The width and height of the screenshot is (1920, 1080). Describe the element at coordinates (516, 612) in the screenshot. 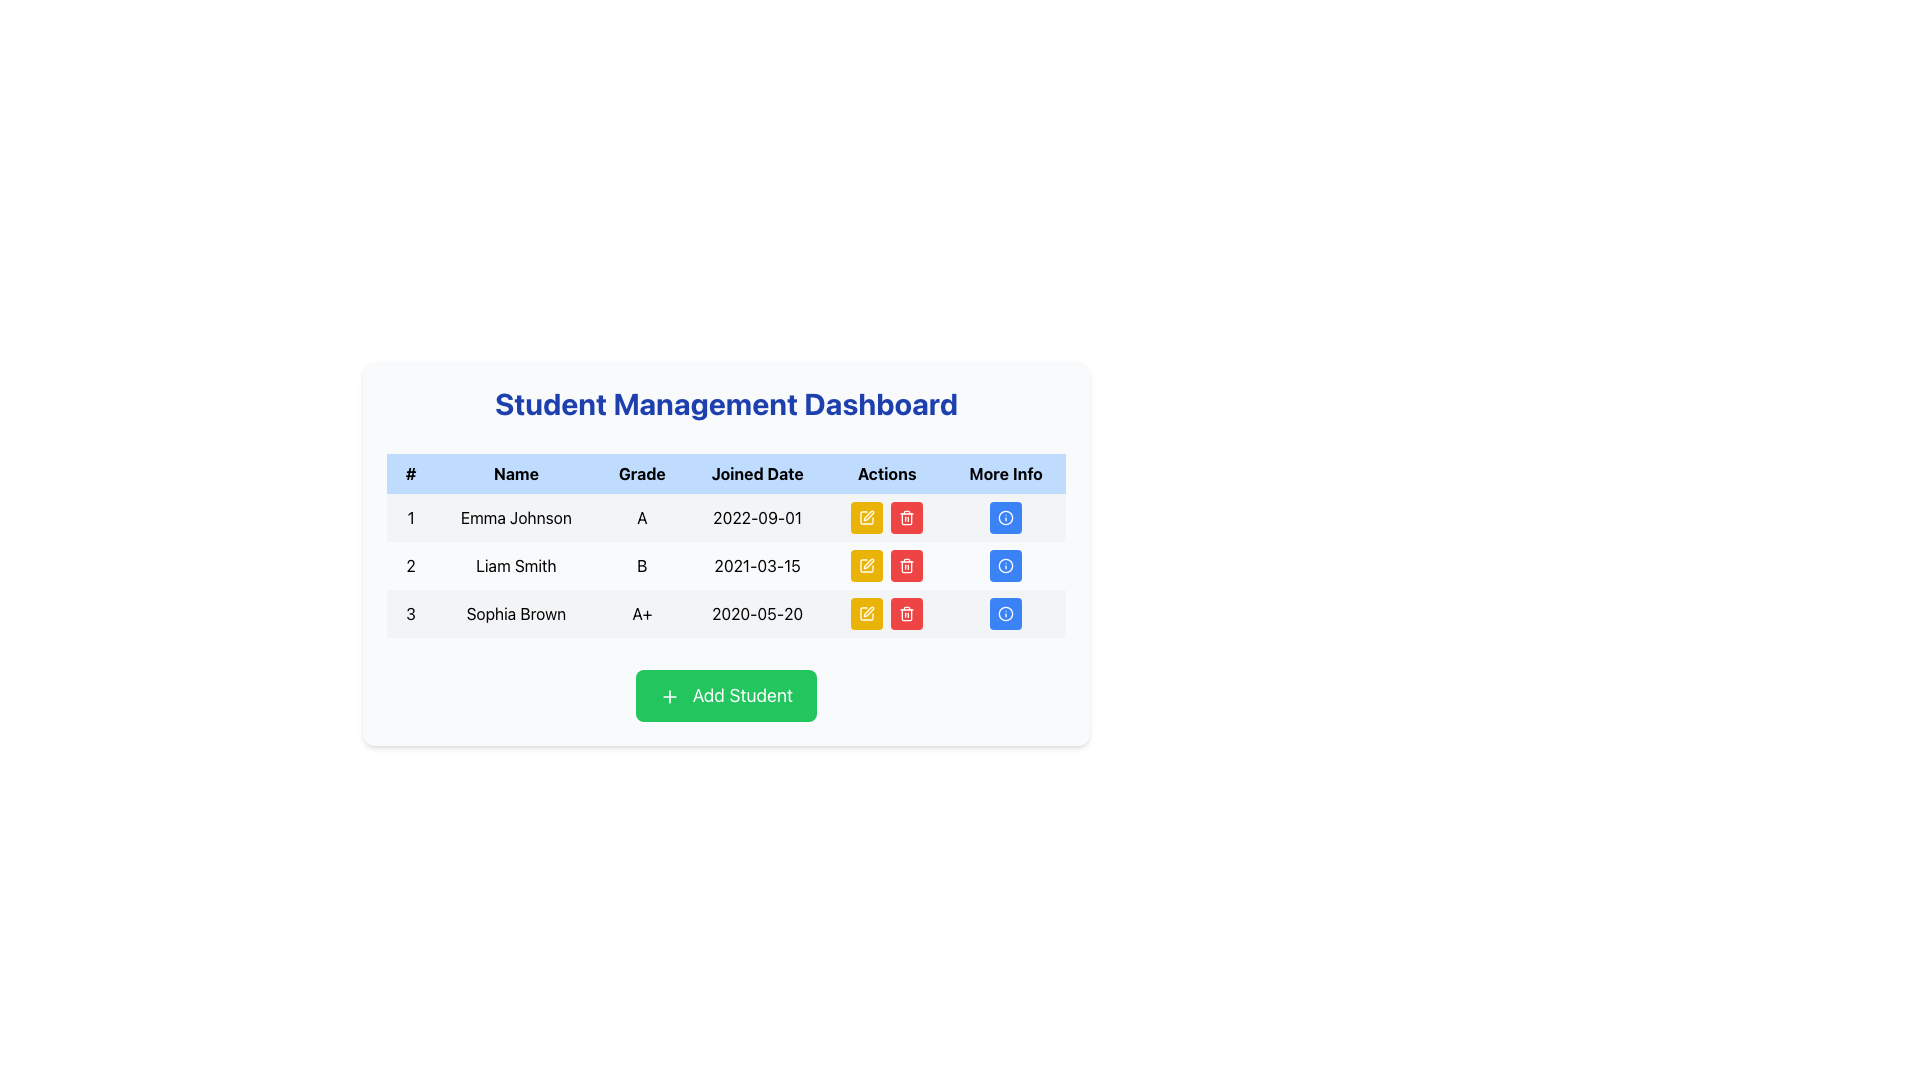

I see `text displayed in the second cell of the third row under the 'Name' header, which shows 'Sophia Brown'` at that location.